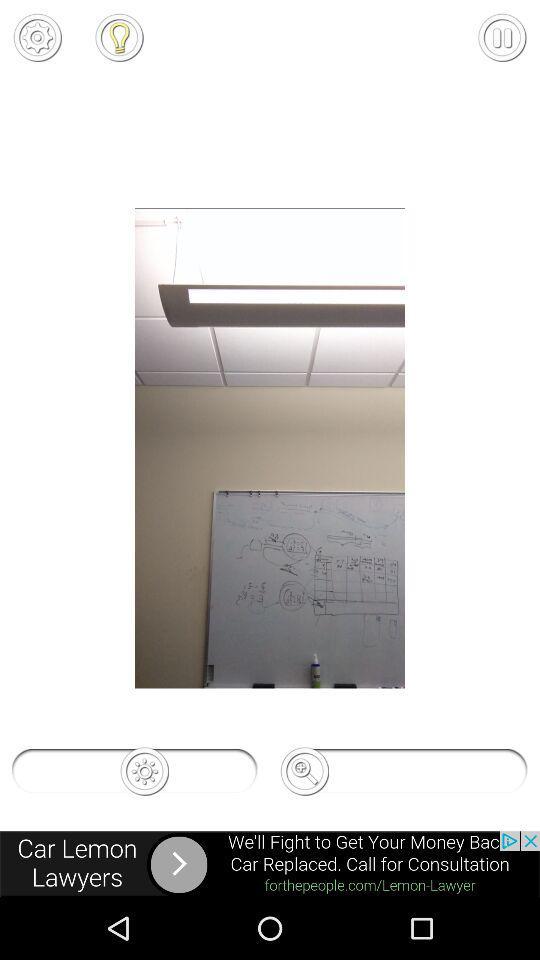 Image resolution: width=540 pixels, height=960 pixels. Describe the element at coordinates (119, 36) in the screenshot. I see `to favorite` at that location.